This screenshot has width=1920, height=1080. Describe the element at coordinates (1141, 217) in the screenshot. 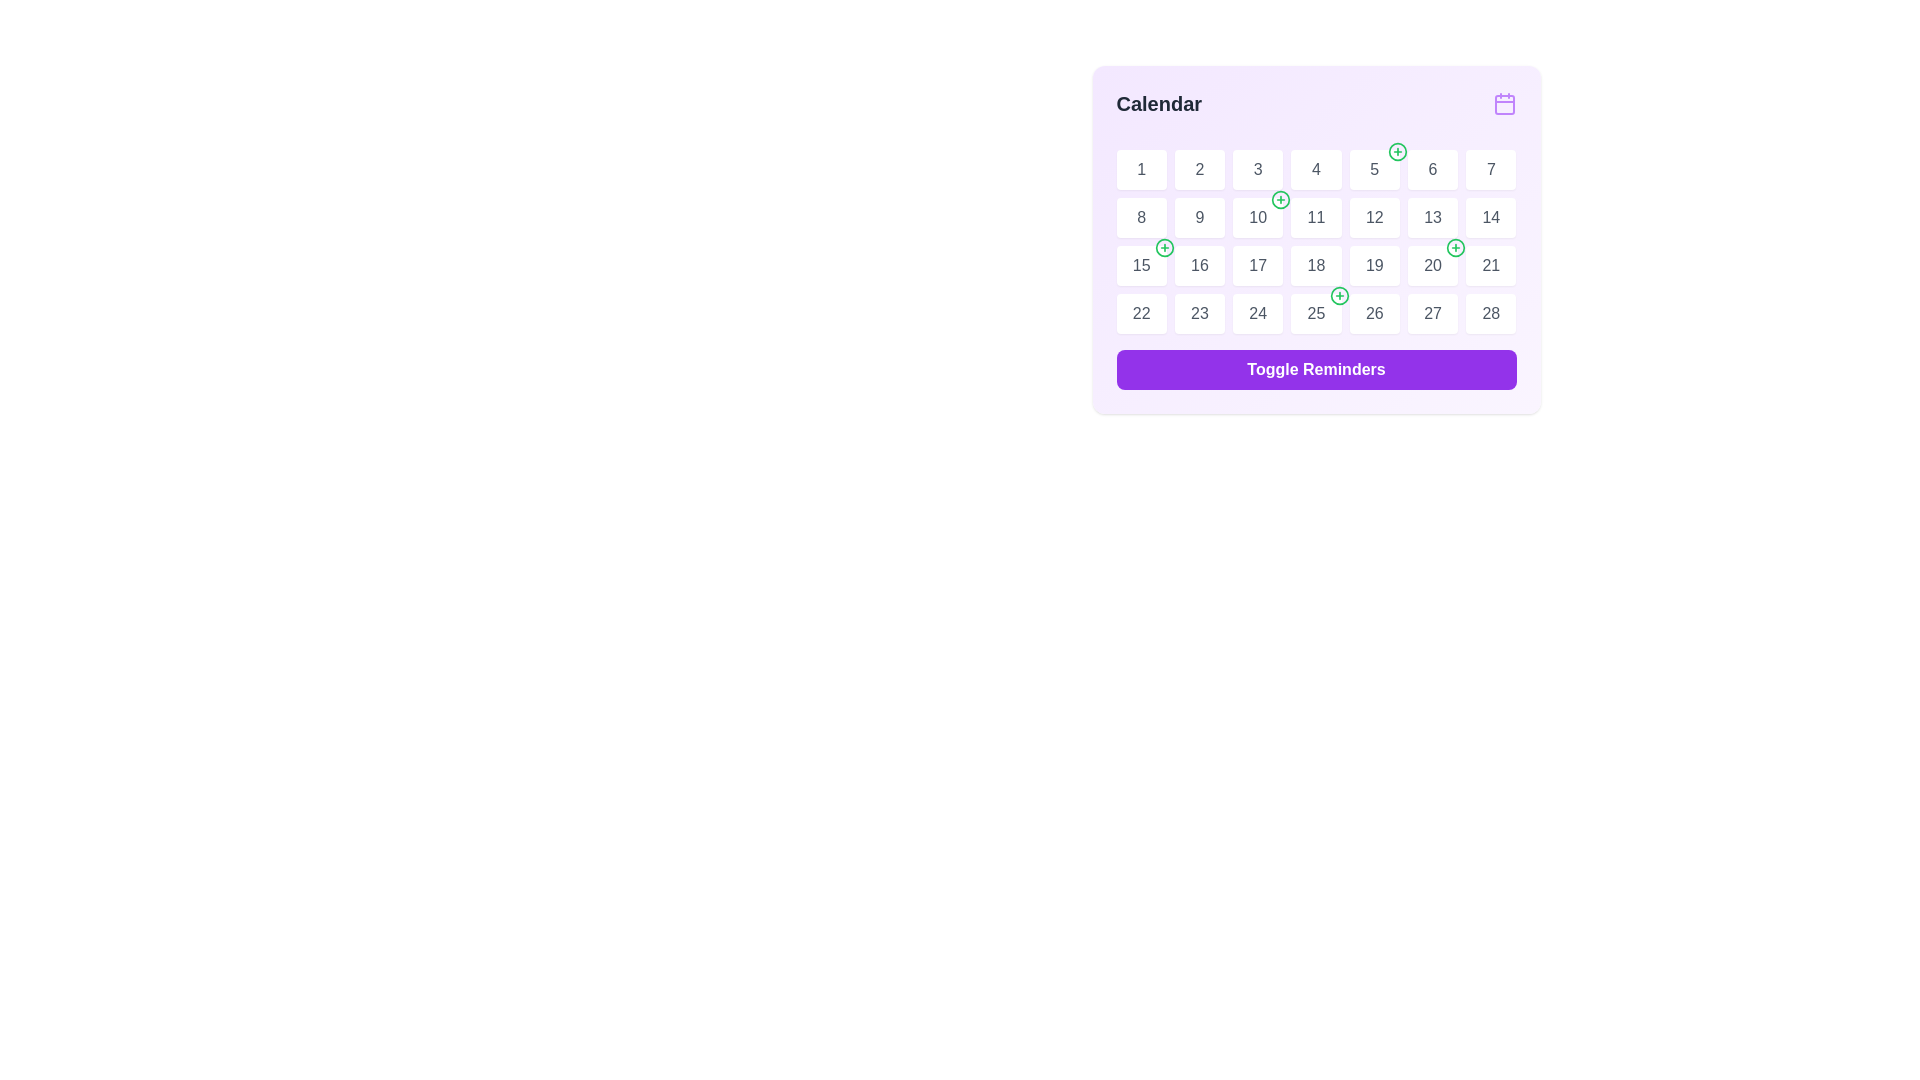

I see `the text label representing the day '8' in the calendar grid` at that location.